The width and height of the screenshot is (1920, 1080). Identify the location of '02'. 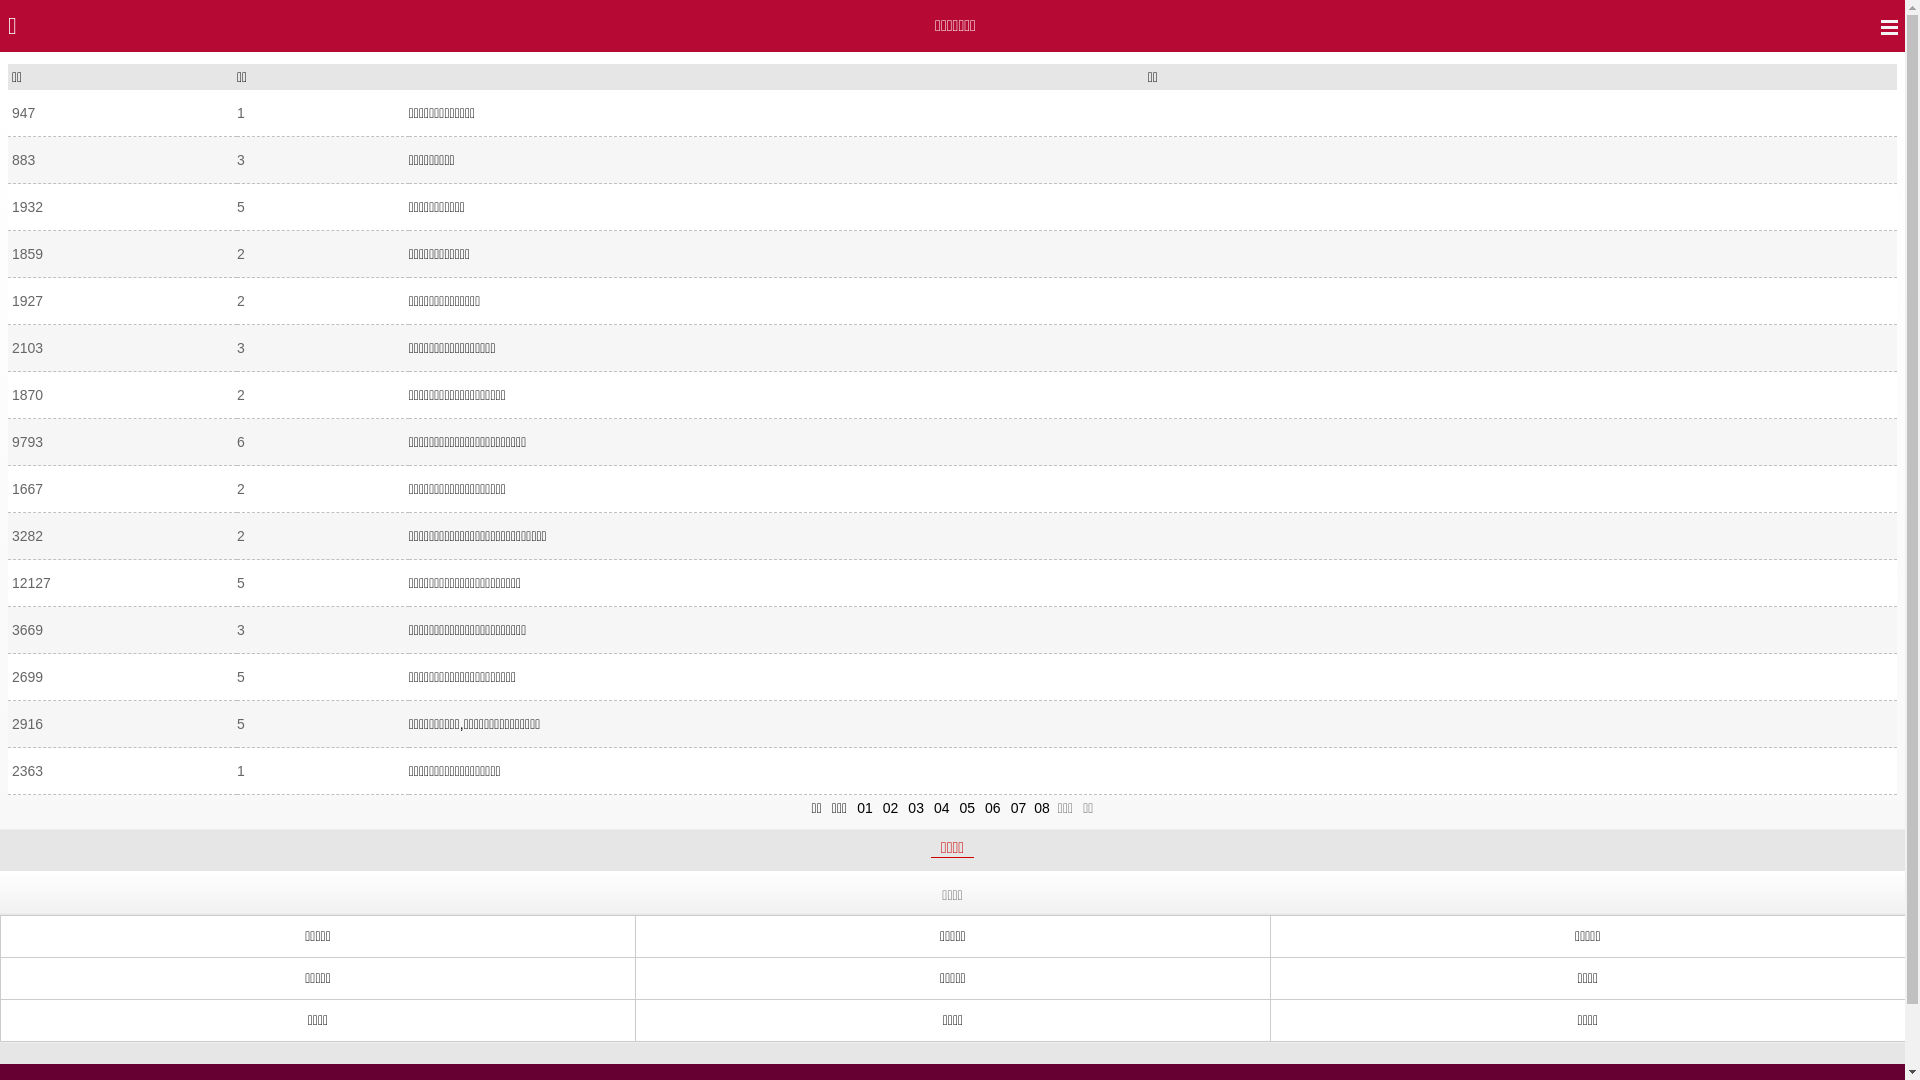
(890, 806).